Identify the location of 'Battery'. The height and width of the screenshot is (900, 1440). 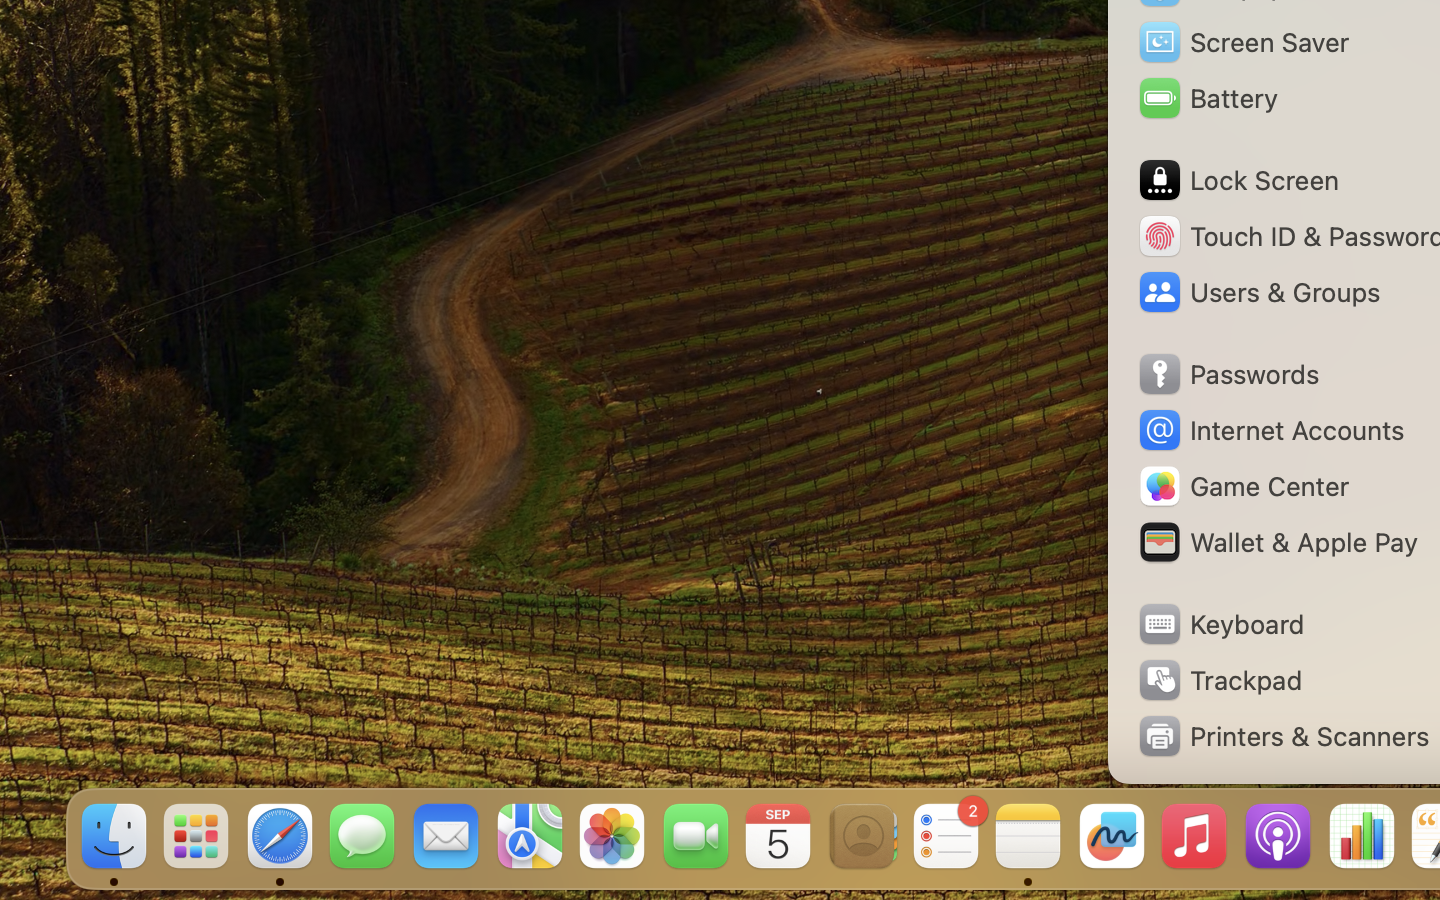
(1206, 97).